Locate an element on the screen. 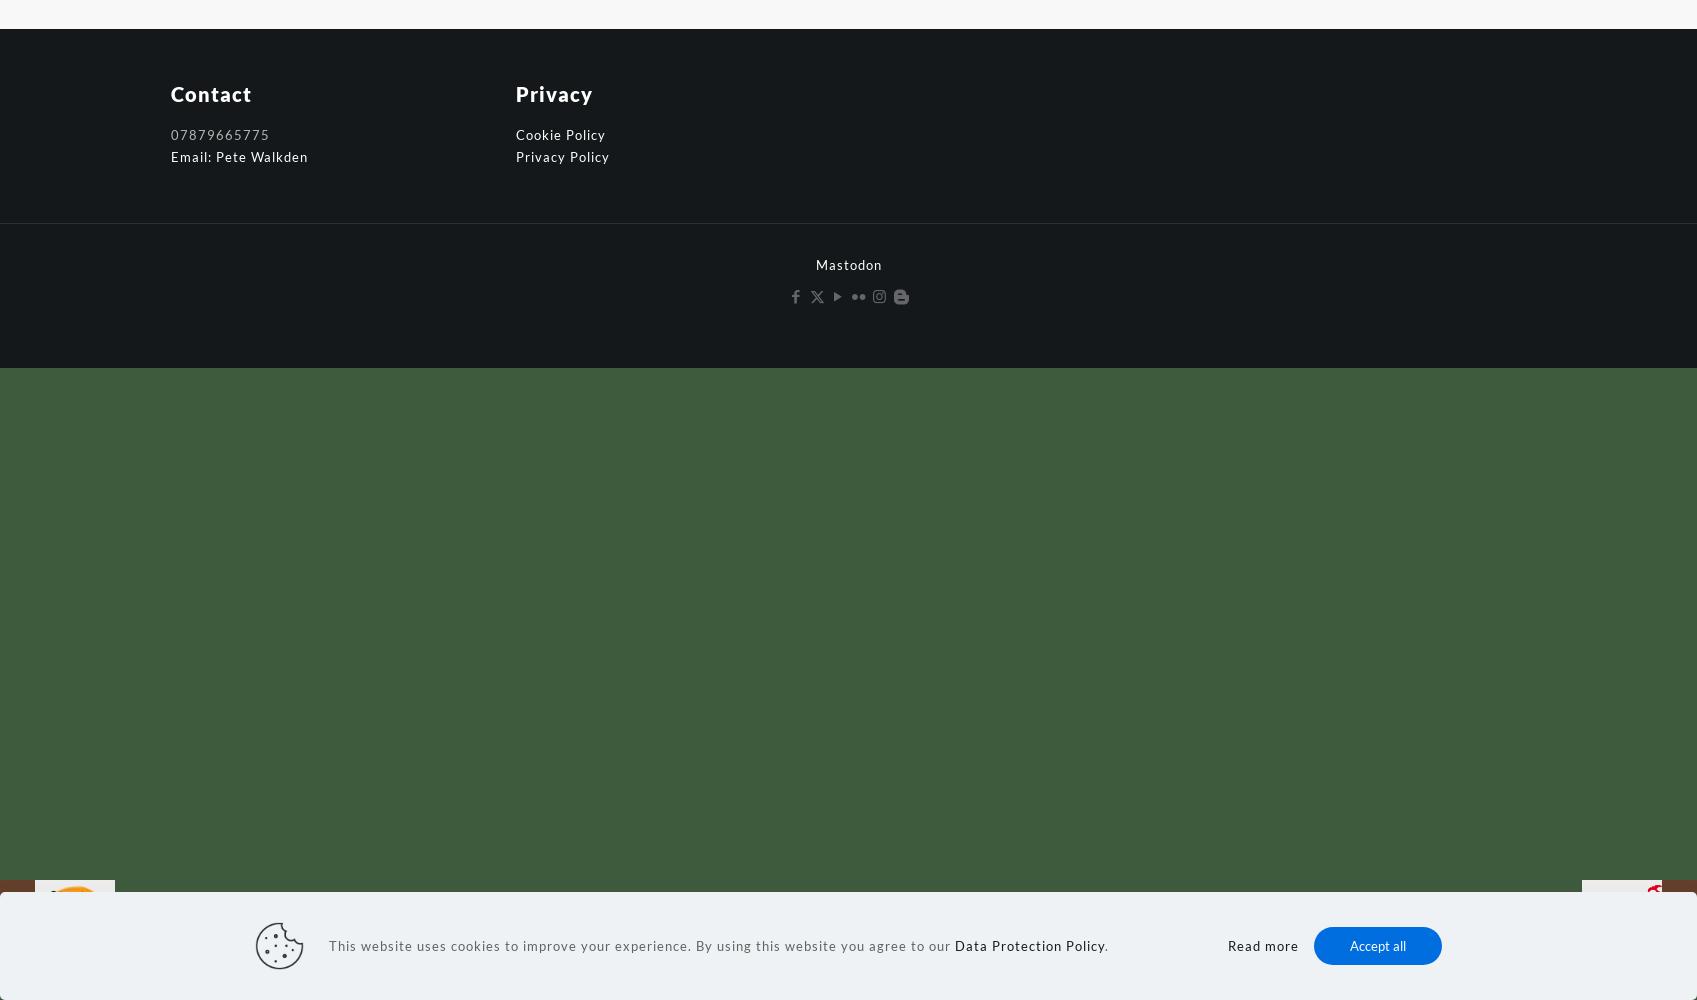  'This website uses cookies to improve your experience. By using this website you agree to our' is located at coordinates (640, 945).